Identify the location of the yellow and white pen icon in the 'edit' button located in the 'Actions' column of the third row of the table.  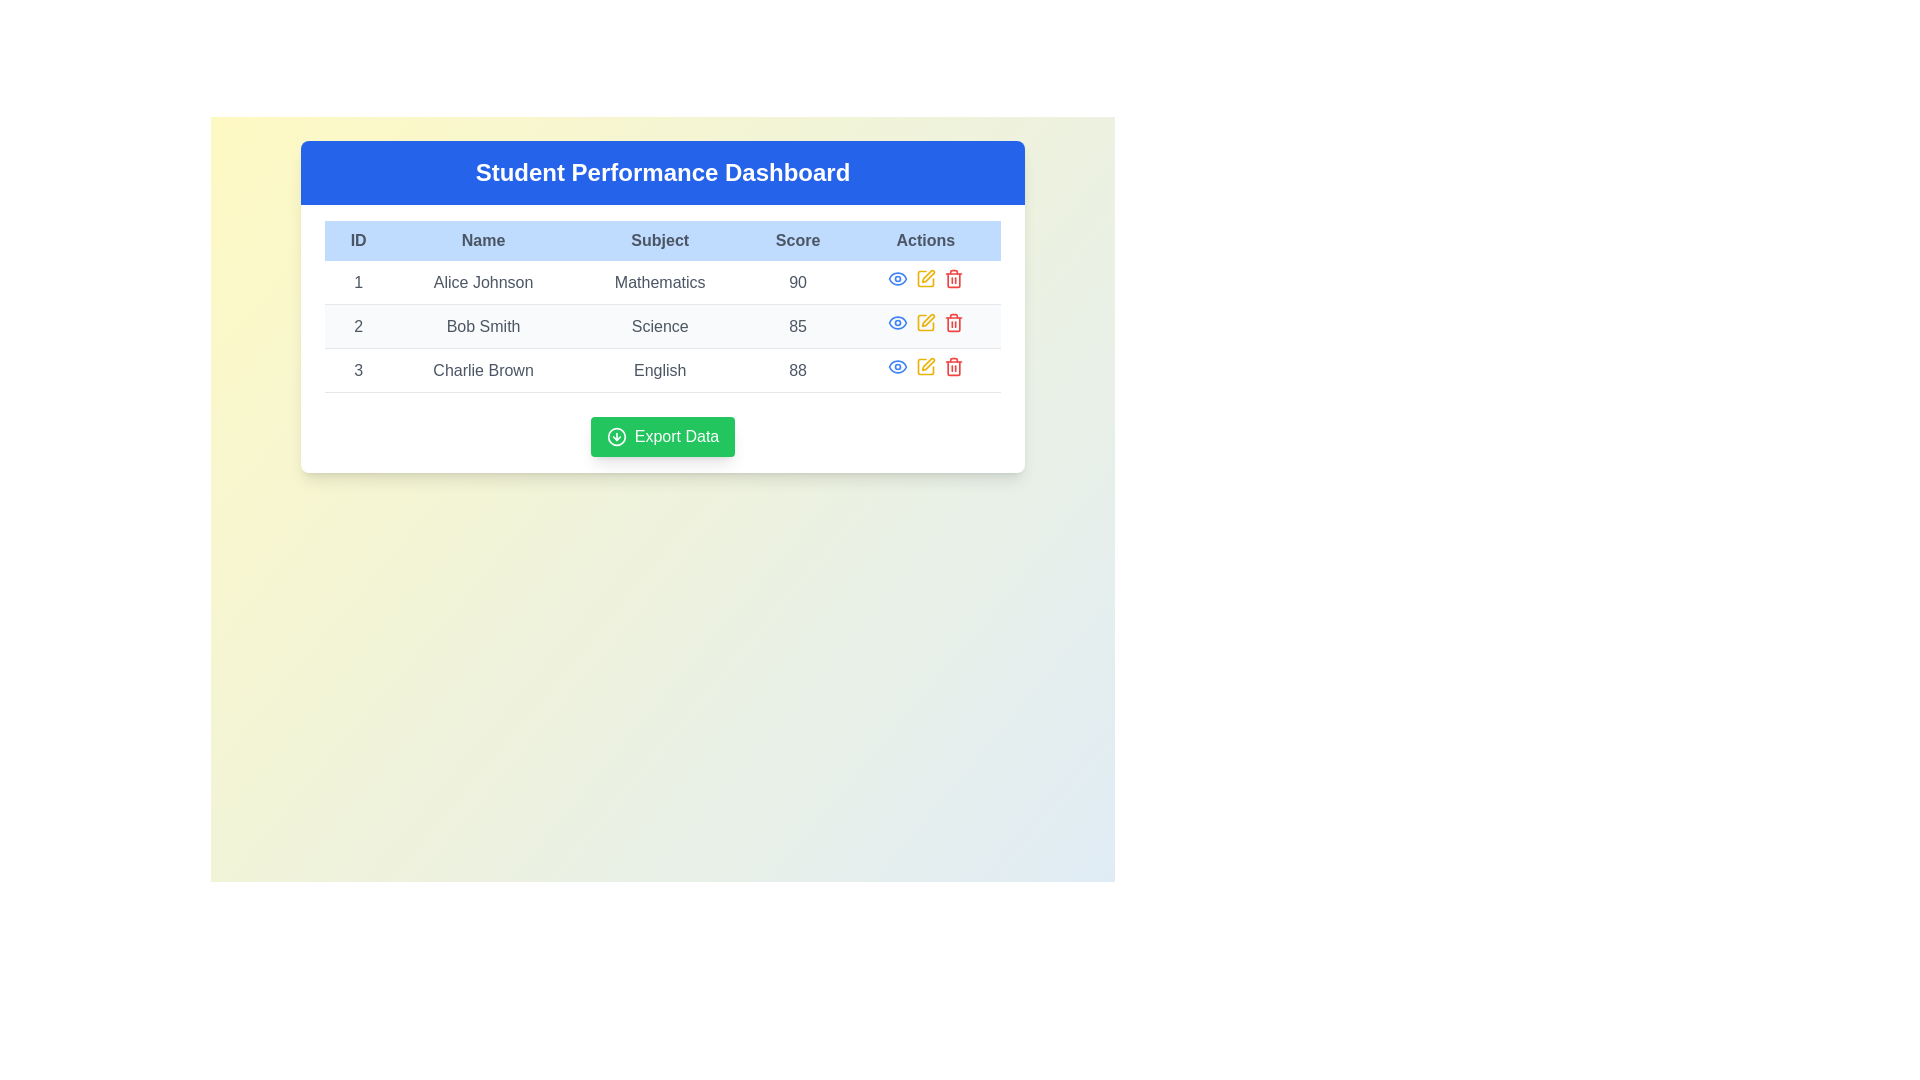
(924, 366).